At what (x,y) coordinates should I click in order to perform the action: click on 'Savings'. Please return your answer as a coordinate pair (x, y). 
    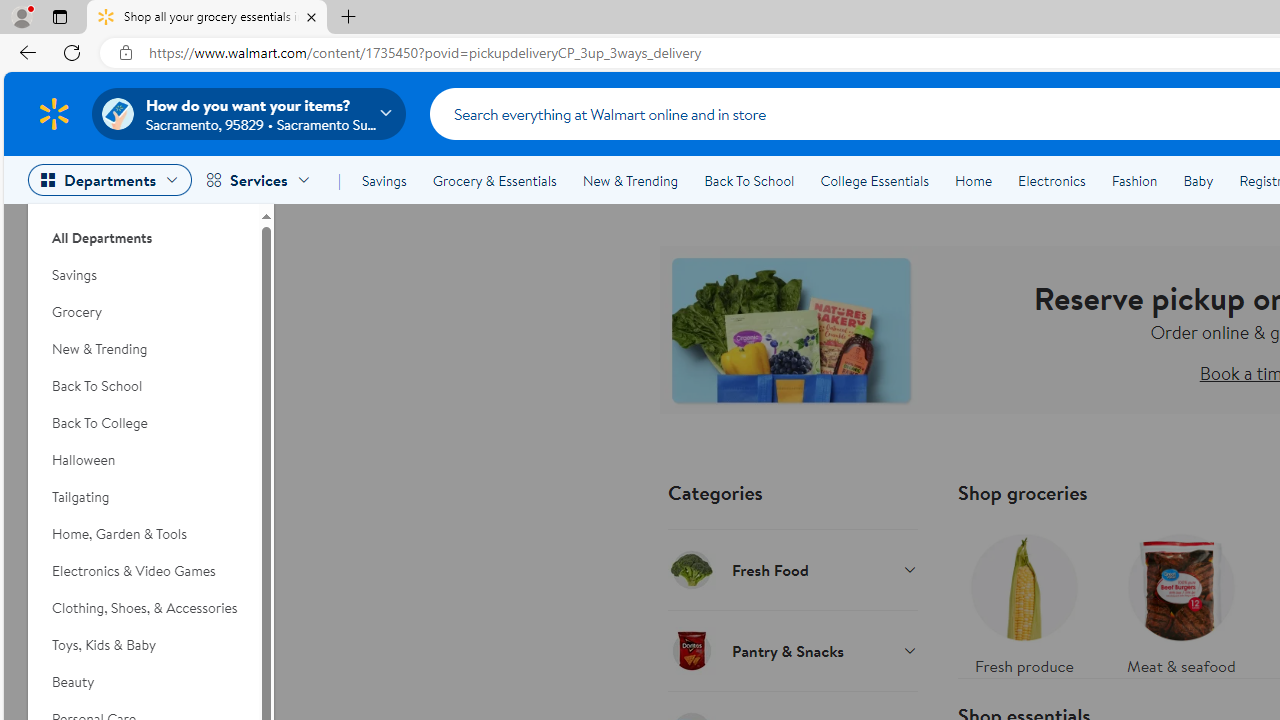
    Looking at the image, I should click on (142, 275).